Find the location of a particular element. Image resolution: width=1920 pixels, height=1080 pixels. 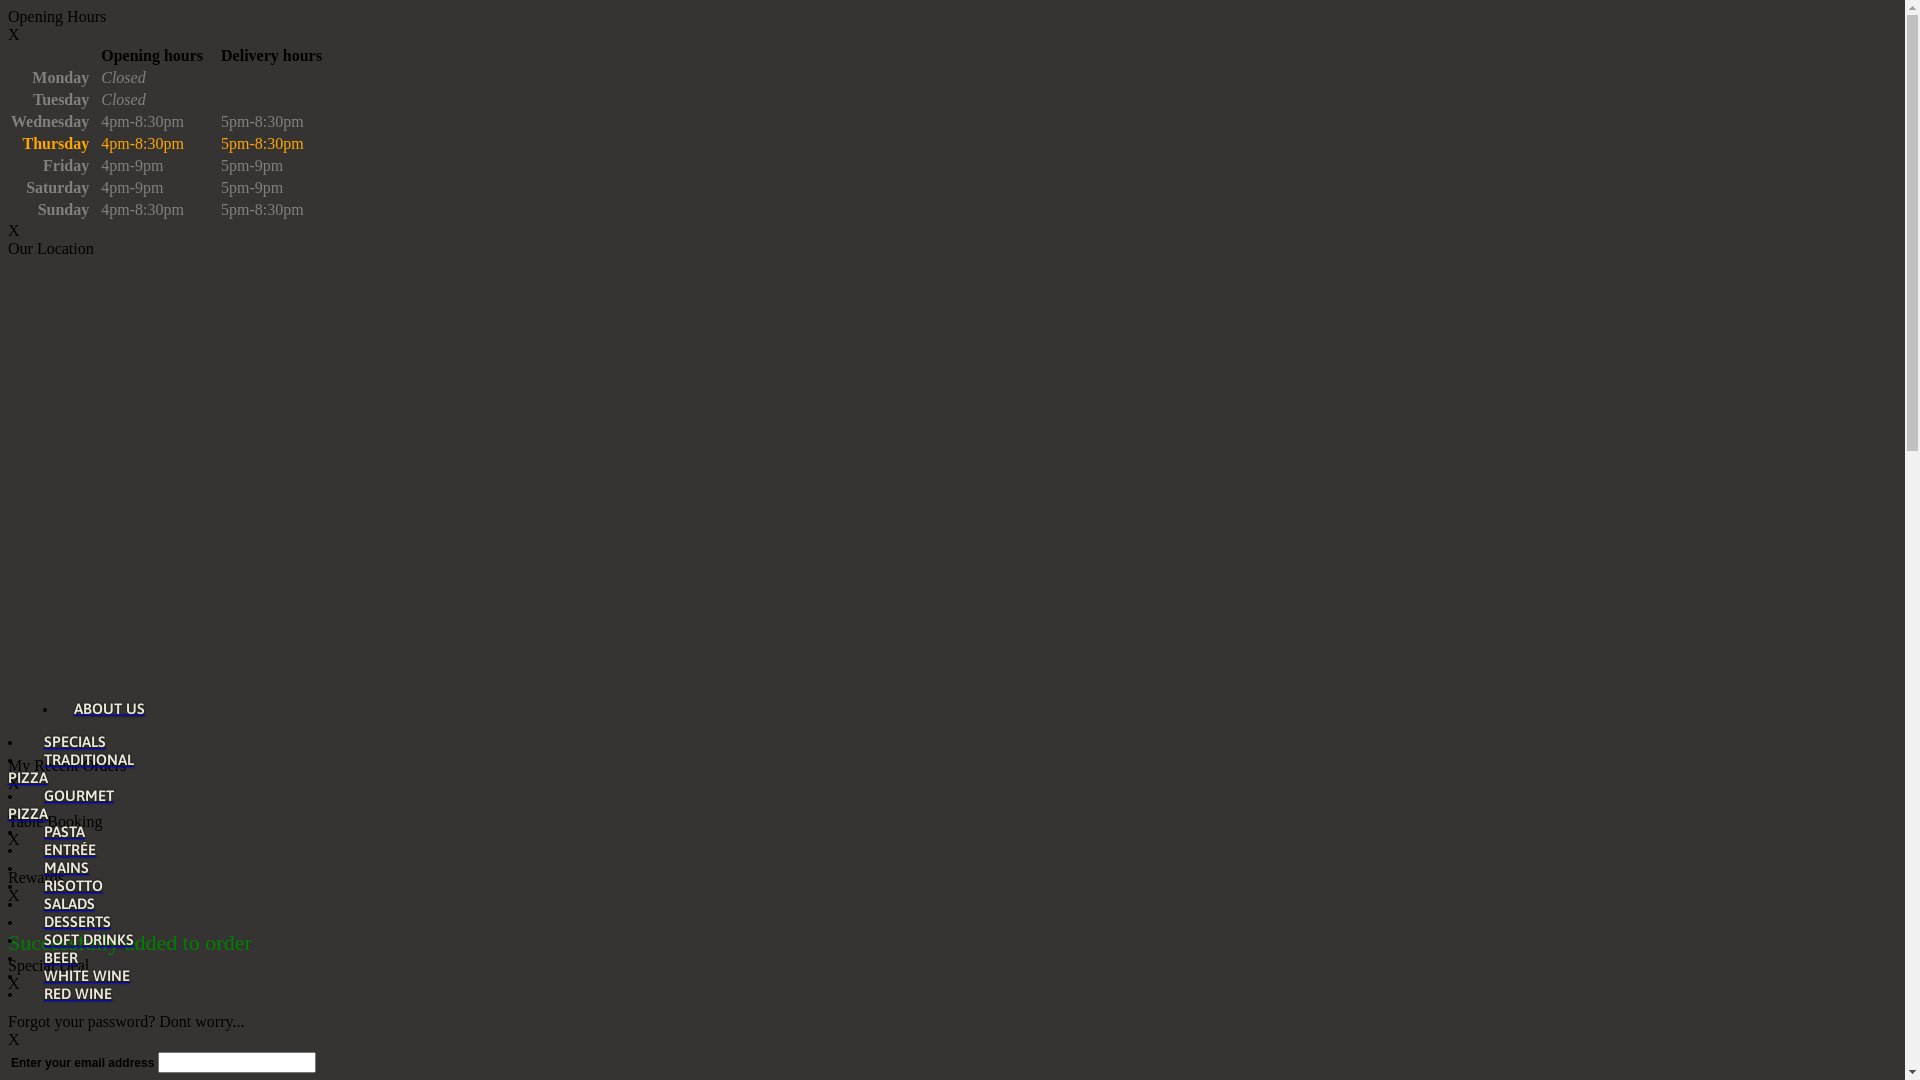

'MAINS' is located at coordinates (59, 866).